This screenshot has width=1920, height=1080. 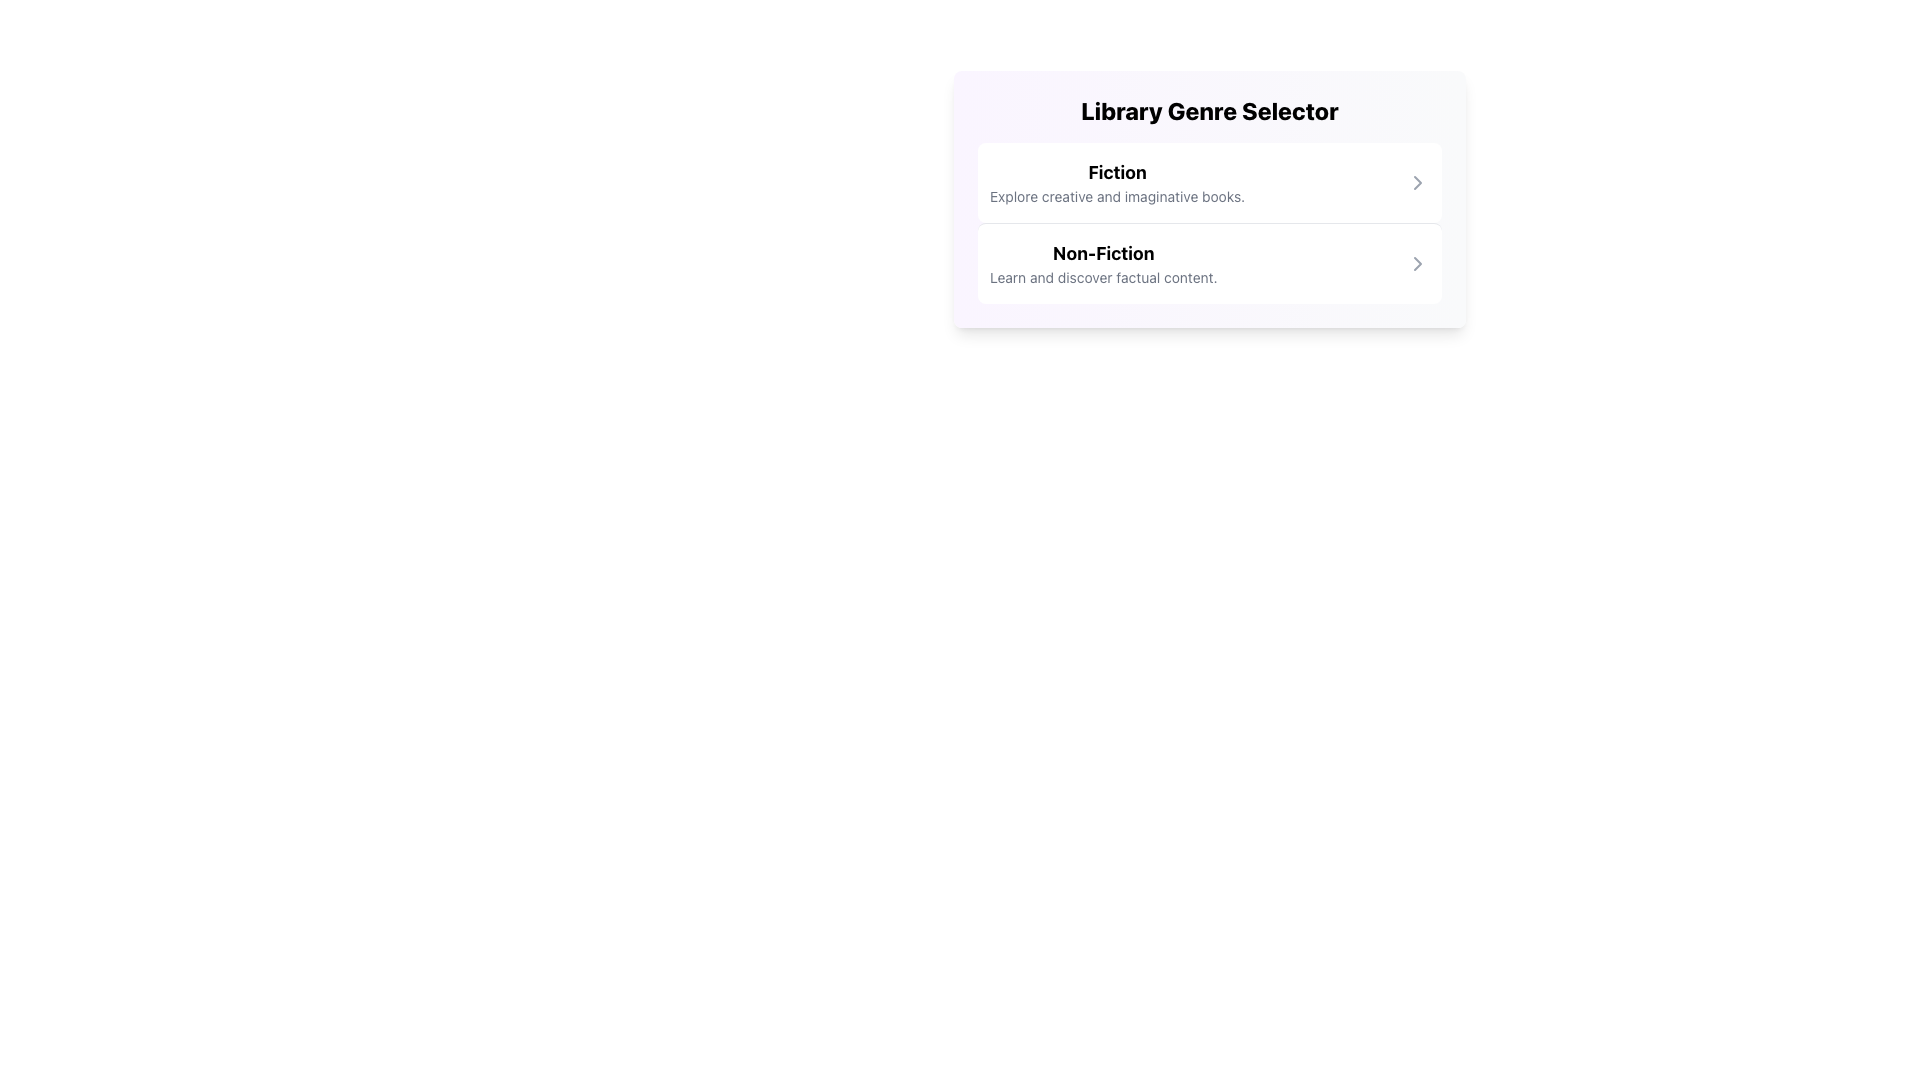 What do you see at coordinates (1416, 262) in the screenshot?
I see `the right-pointing chevron icon adjacent to the 'Non-Fiction' text` at bounding box center [1416, 262].